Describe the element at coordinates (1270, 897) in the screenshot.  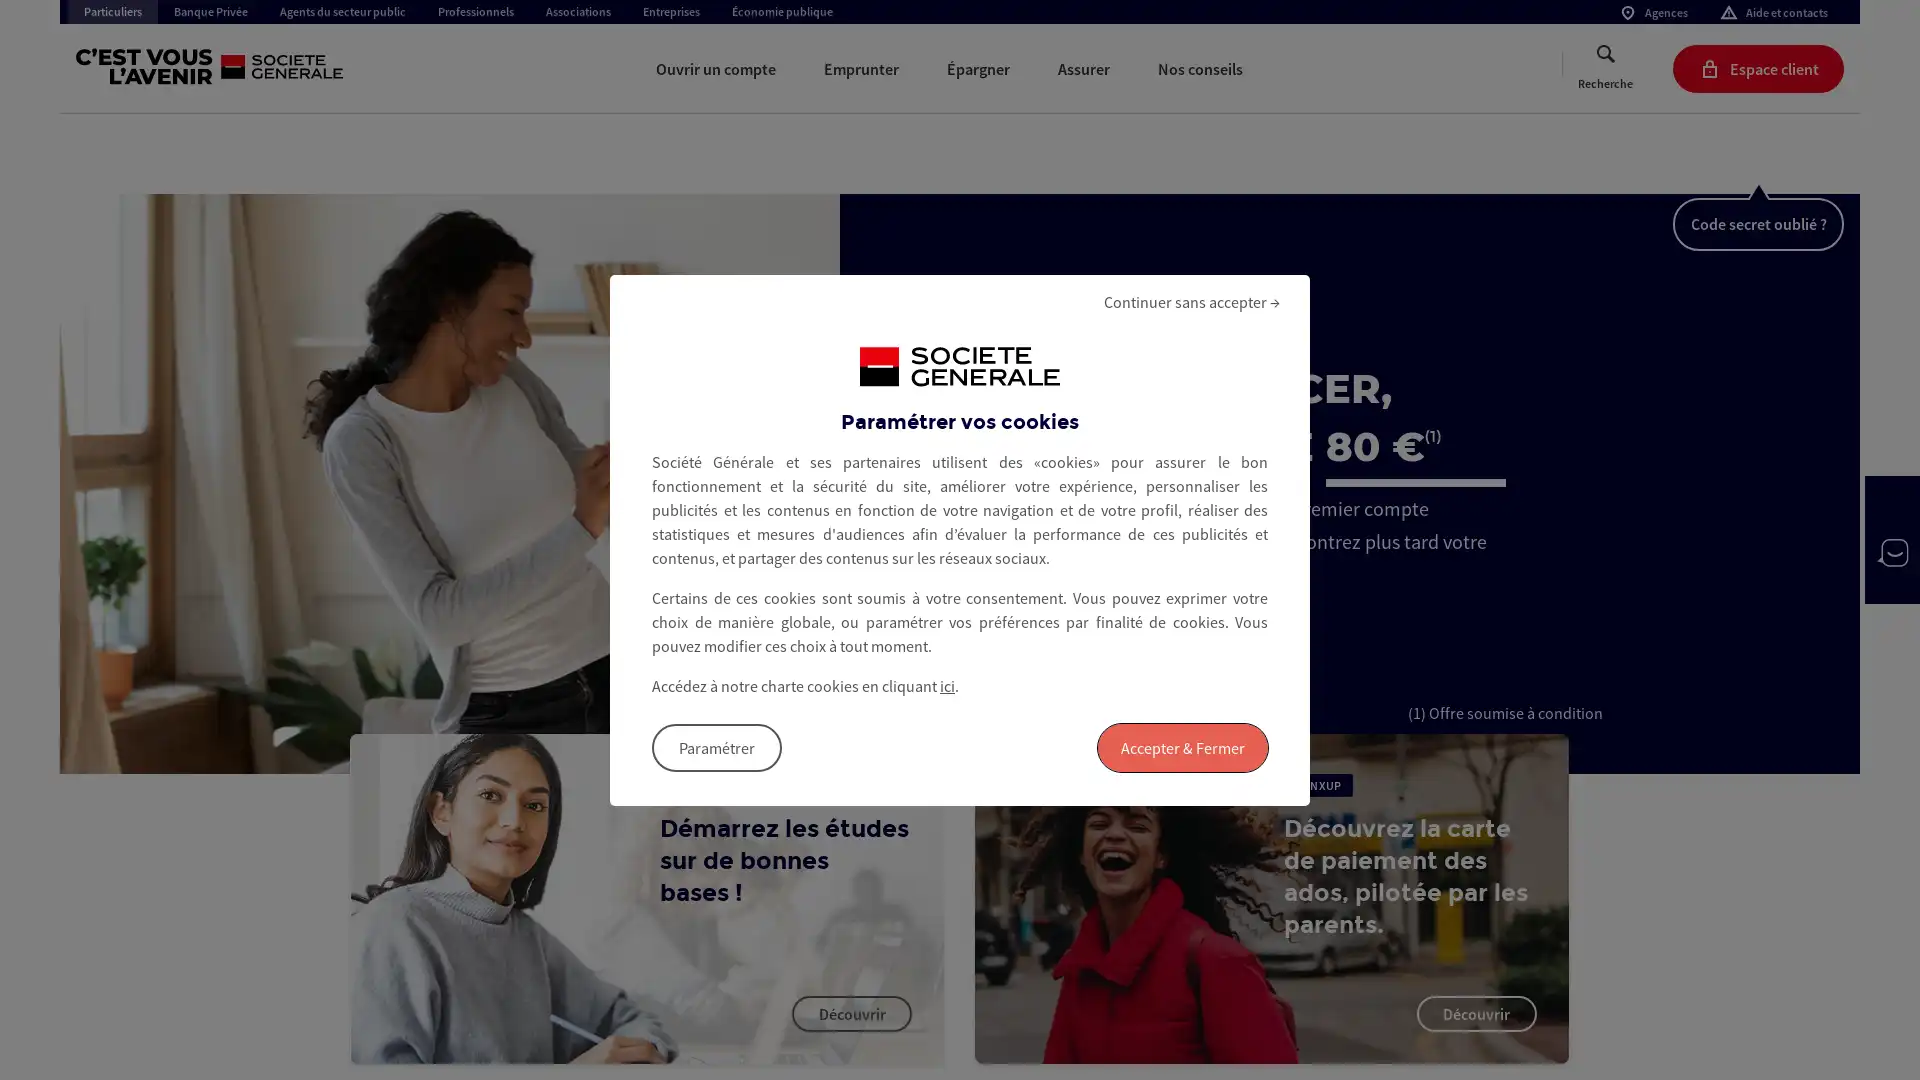
I see `BANXUP Decouvrez la carte de paiement des ados, pilotee par les parents. Decouvrir Decouvrez la carte de paiement des ados, pilotee par les parents. Decouvrez la carte de paiement des ados, pilotee par les parents.` at that location.